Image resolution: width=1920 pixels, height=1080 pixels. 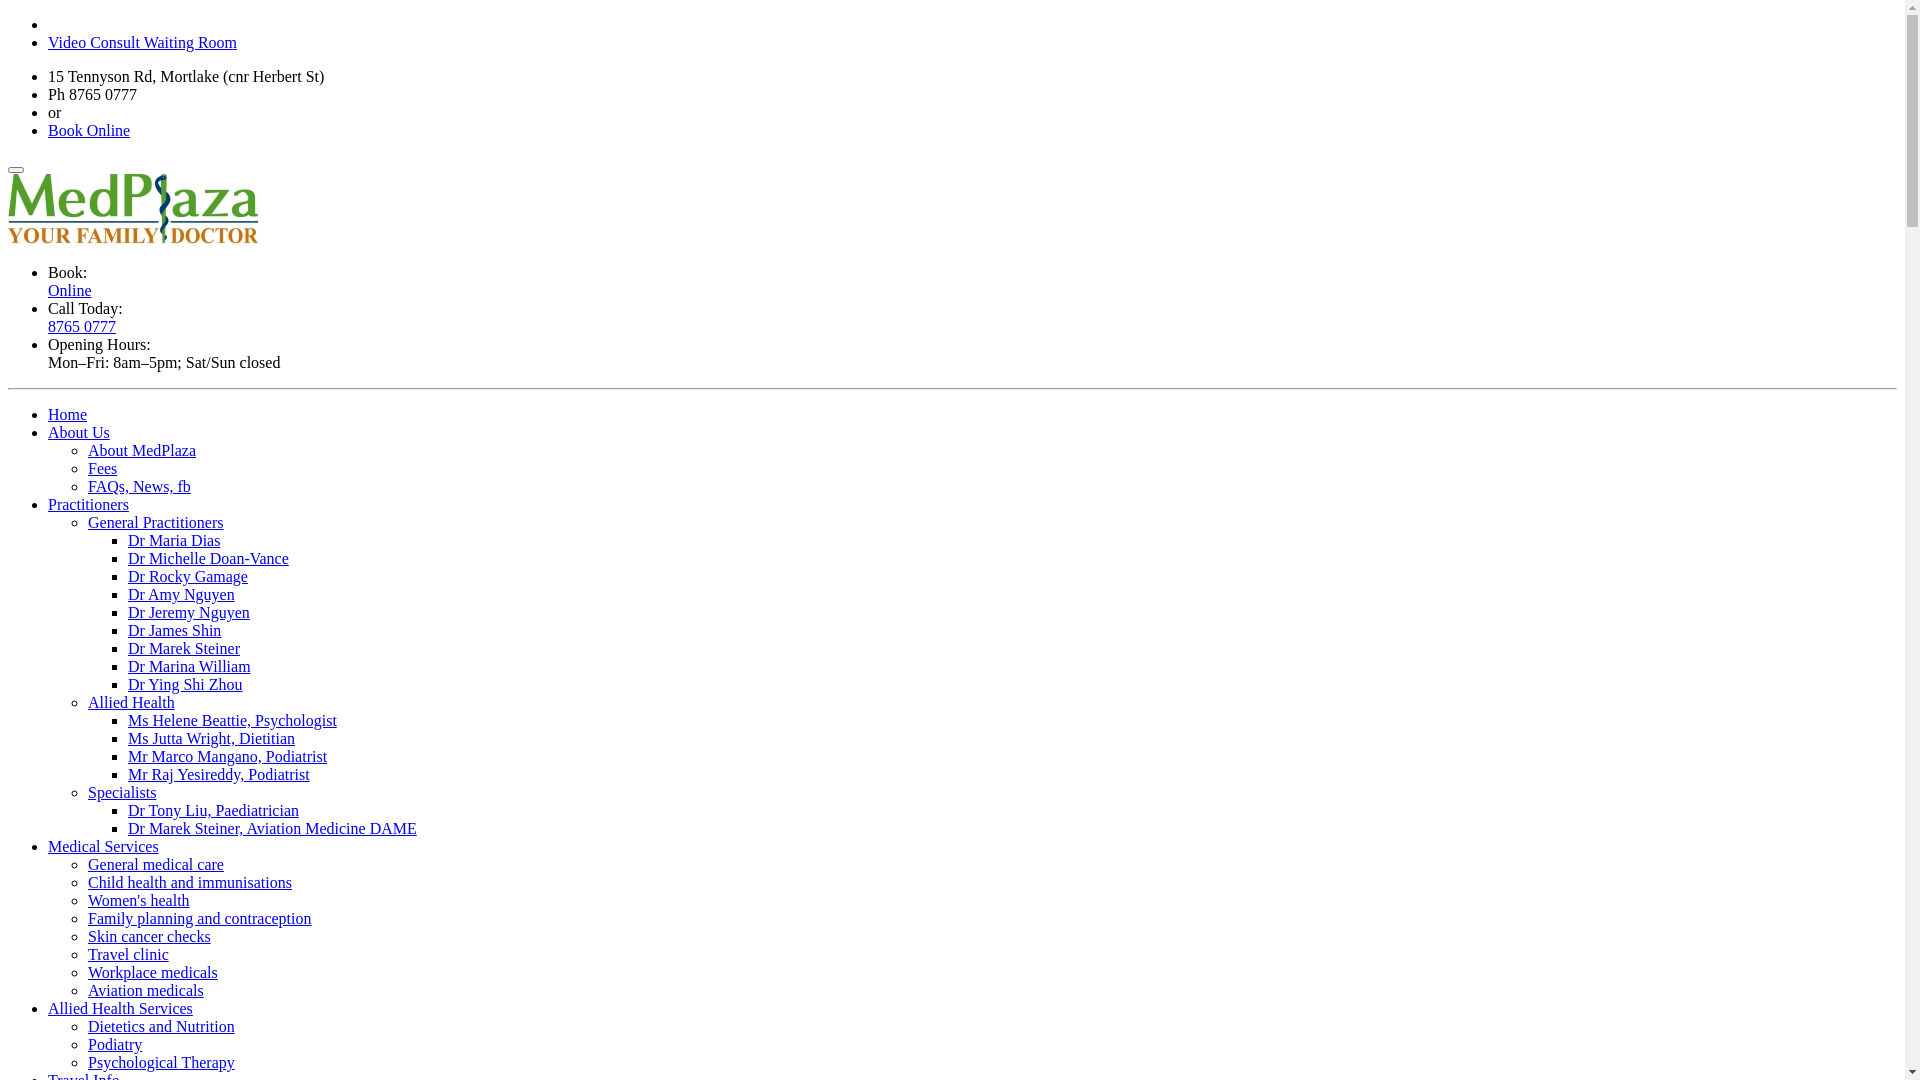 I want to click on 'Fees', so click(x=86, y=468).